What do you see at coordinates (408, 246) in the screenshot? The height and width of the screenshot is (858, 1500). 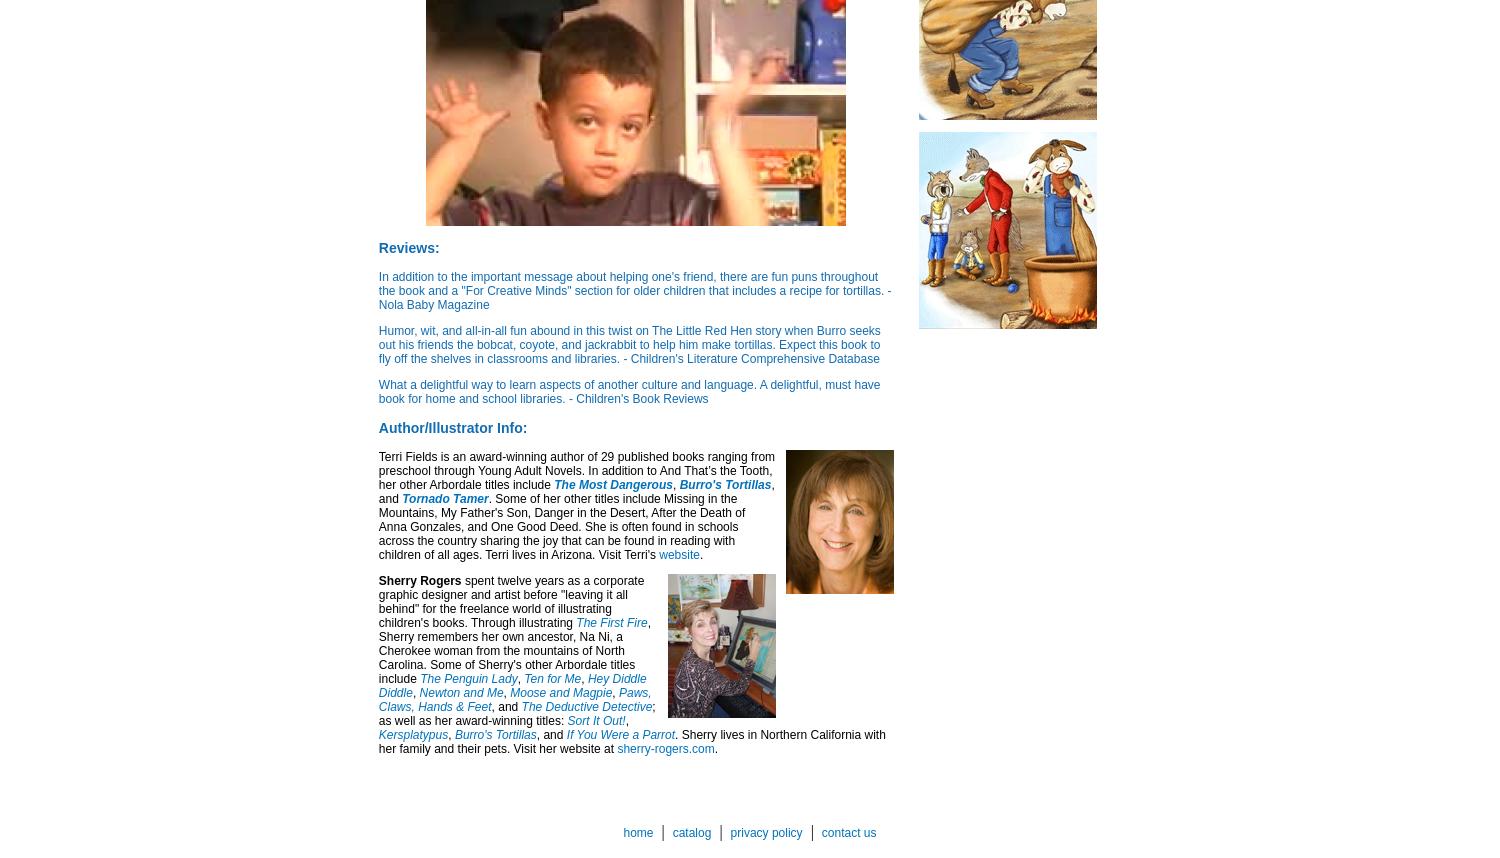 I see `'Reviews:'` at bounding box center [408, 246].